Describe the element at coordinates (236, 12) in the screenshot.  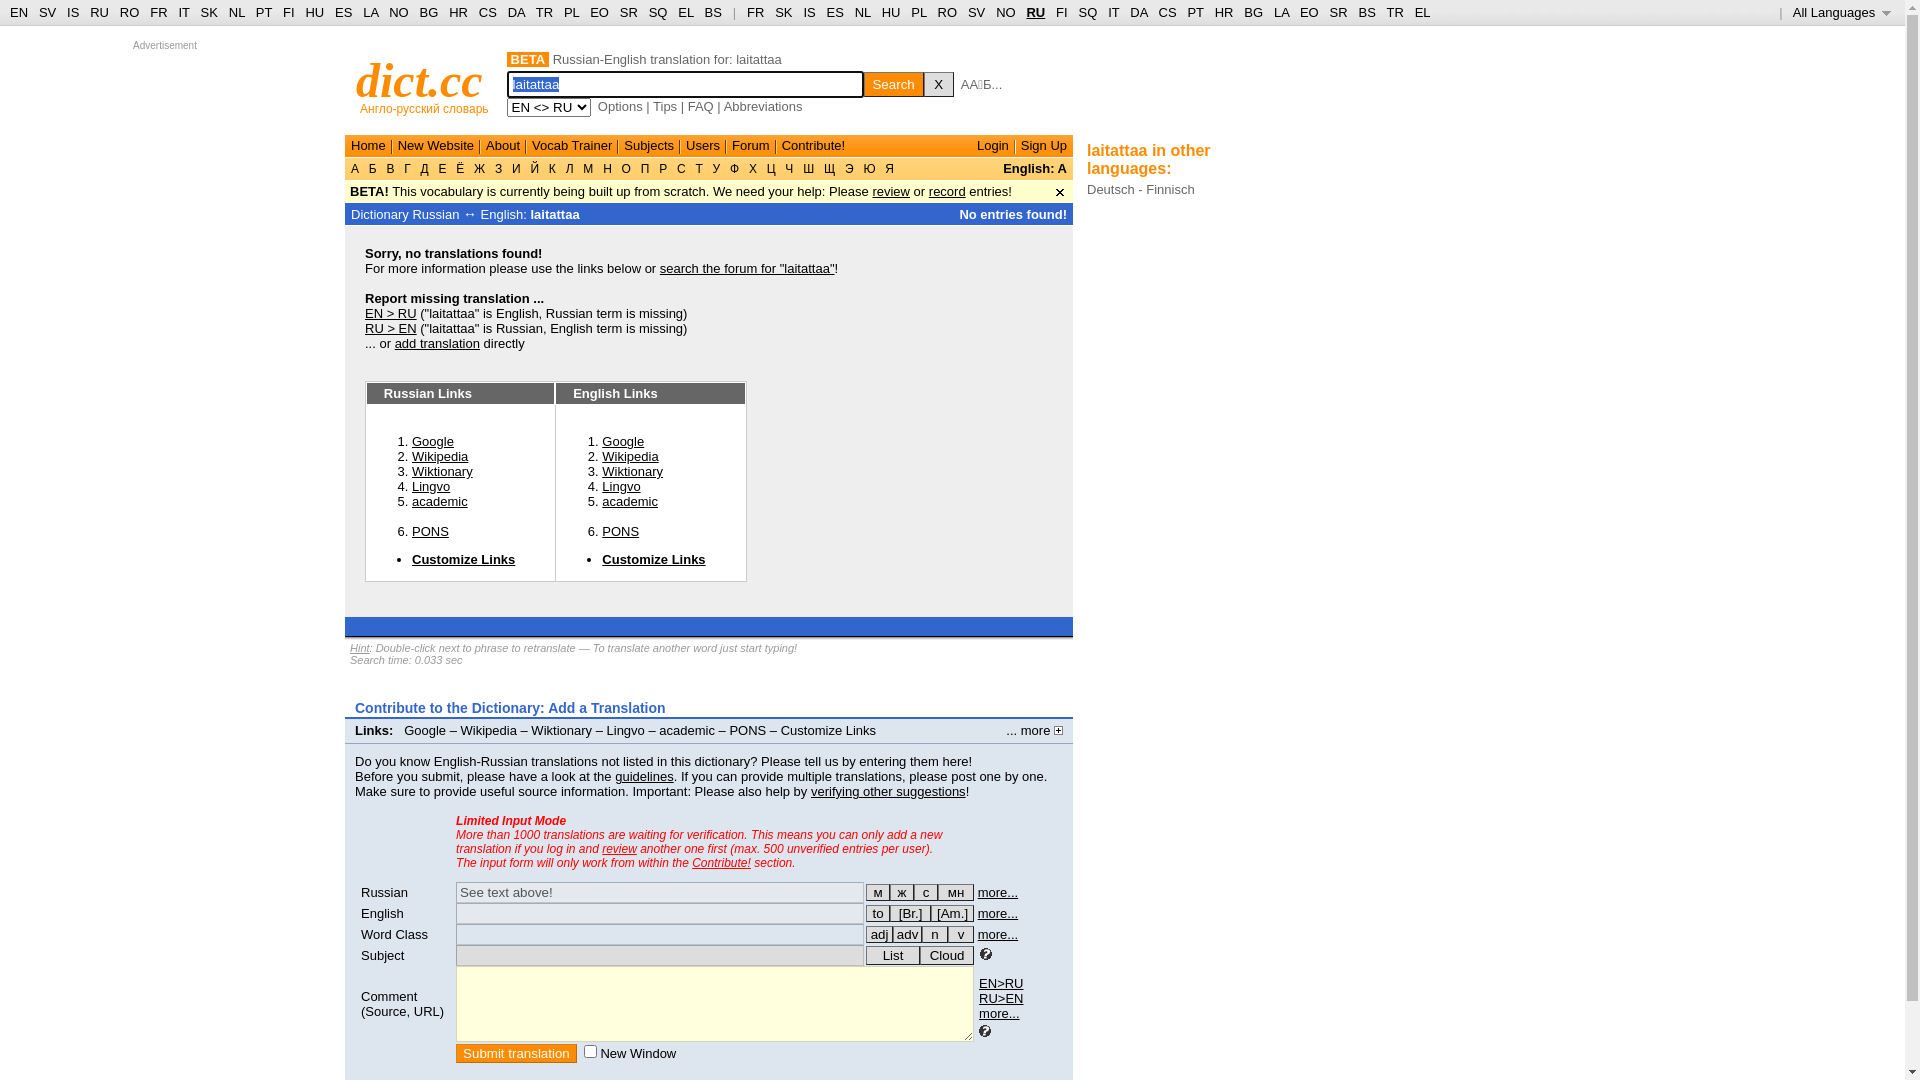
I see `'NL'` at that location.